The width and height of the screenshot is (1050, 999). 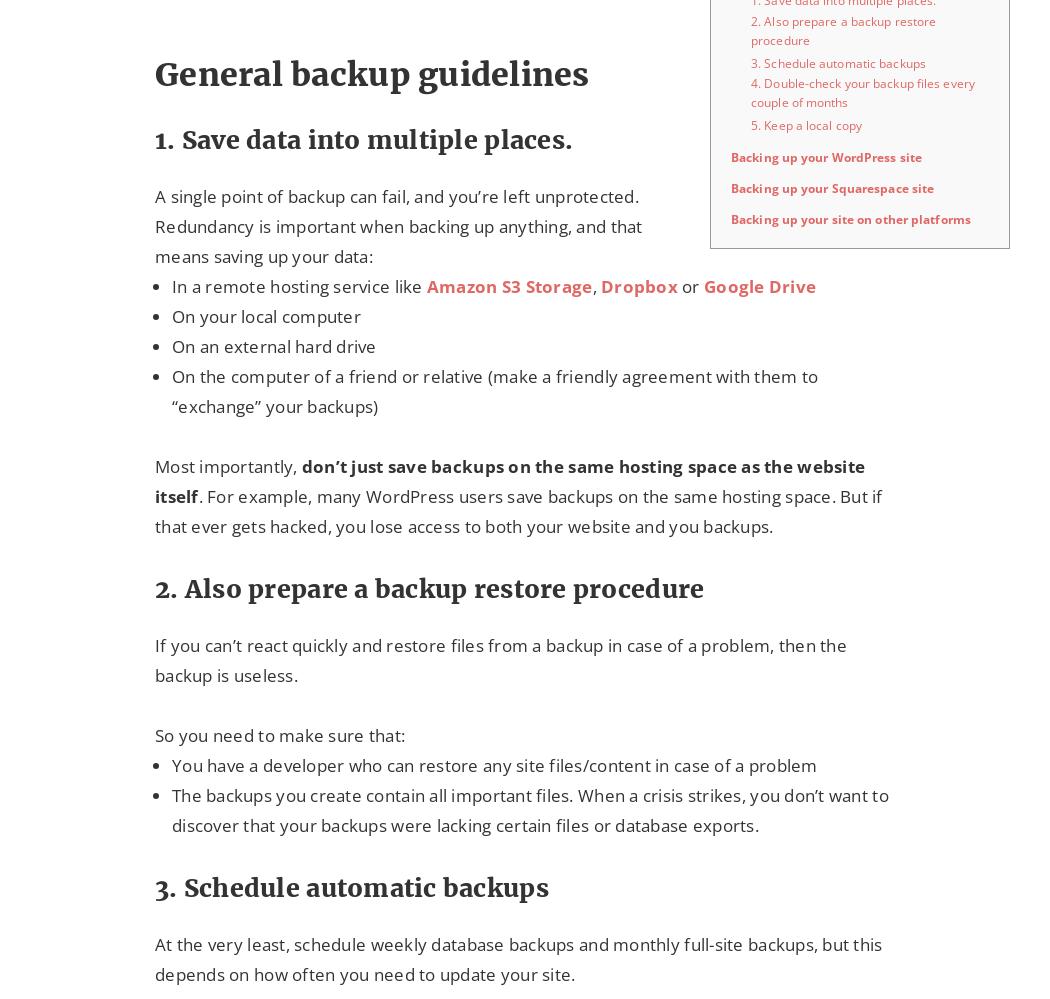 I want to click on 'General backup guidelines', so click(x=154, y=73).